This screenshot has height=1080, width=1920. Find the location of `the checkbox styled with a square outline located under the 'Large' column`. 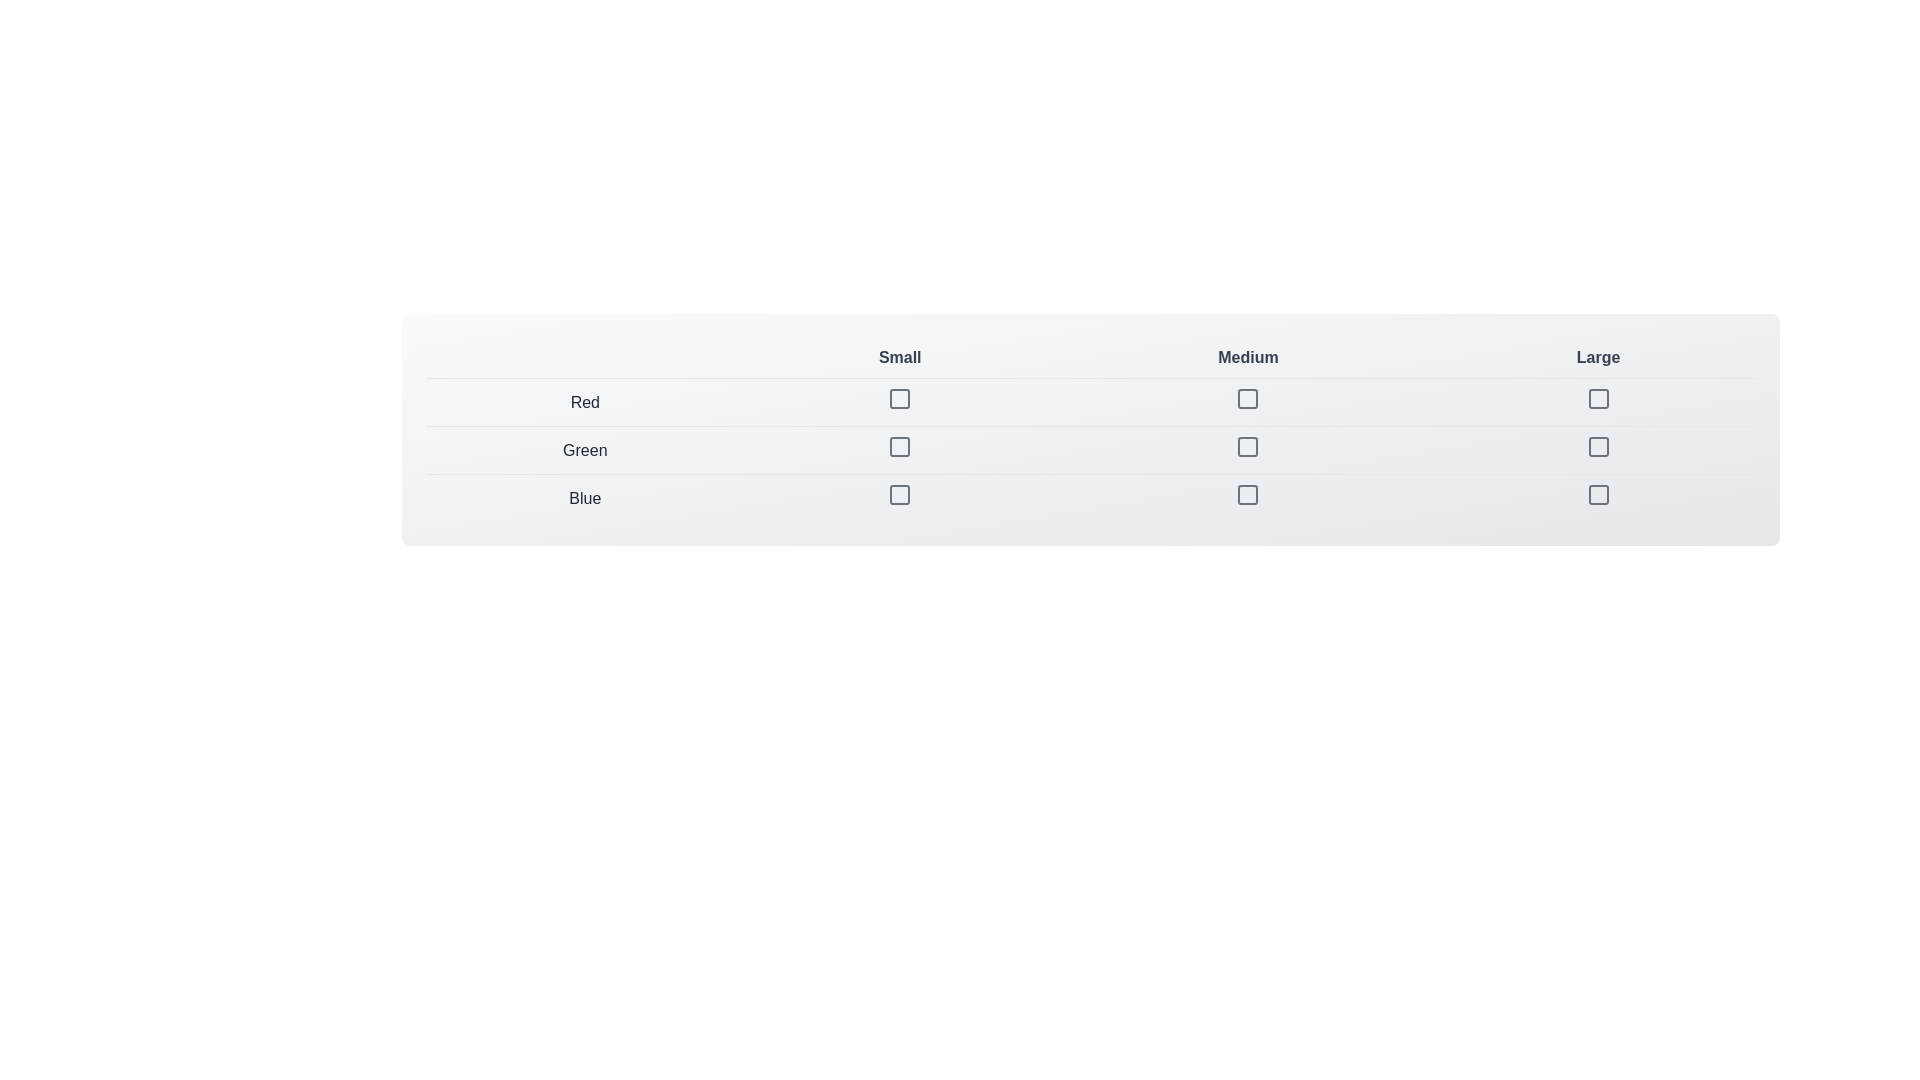

the checkbox styled with a square outline located under the 'Large' column is located at coordinates (1597, 450).